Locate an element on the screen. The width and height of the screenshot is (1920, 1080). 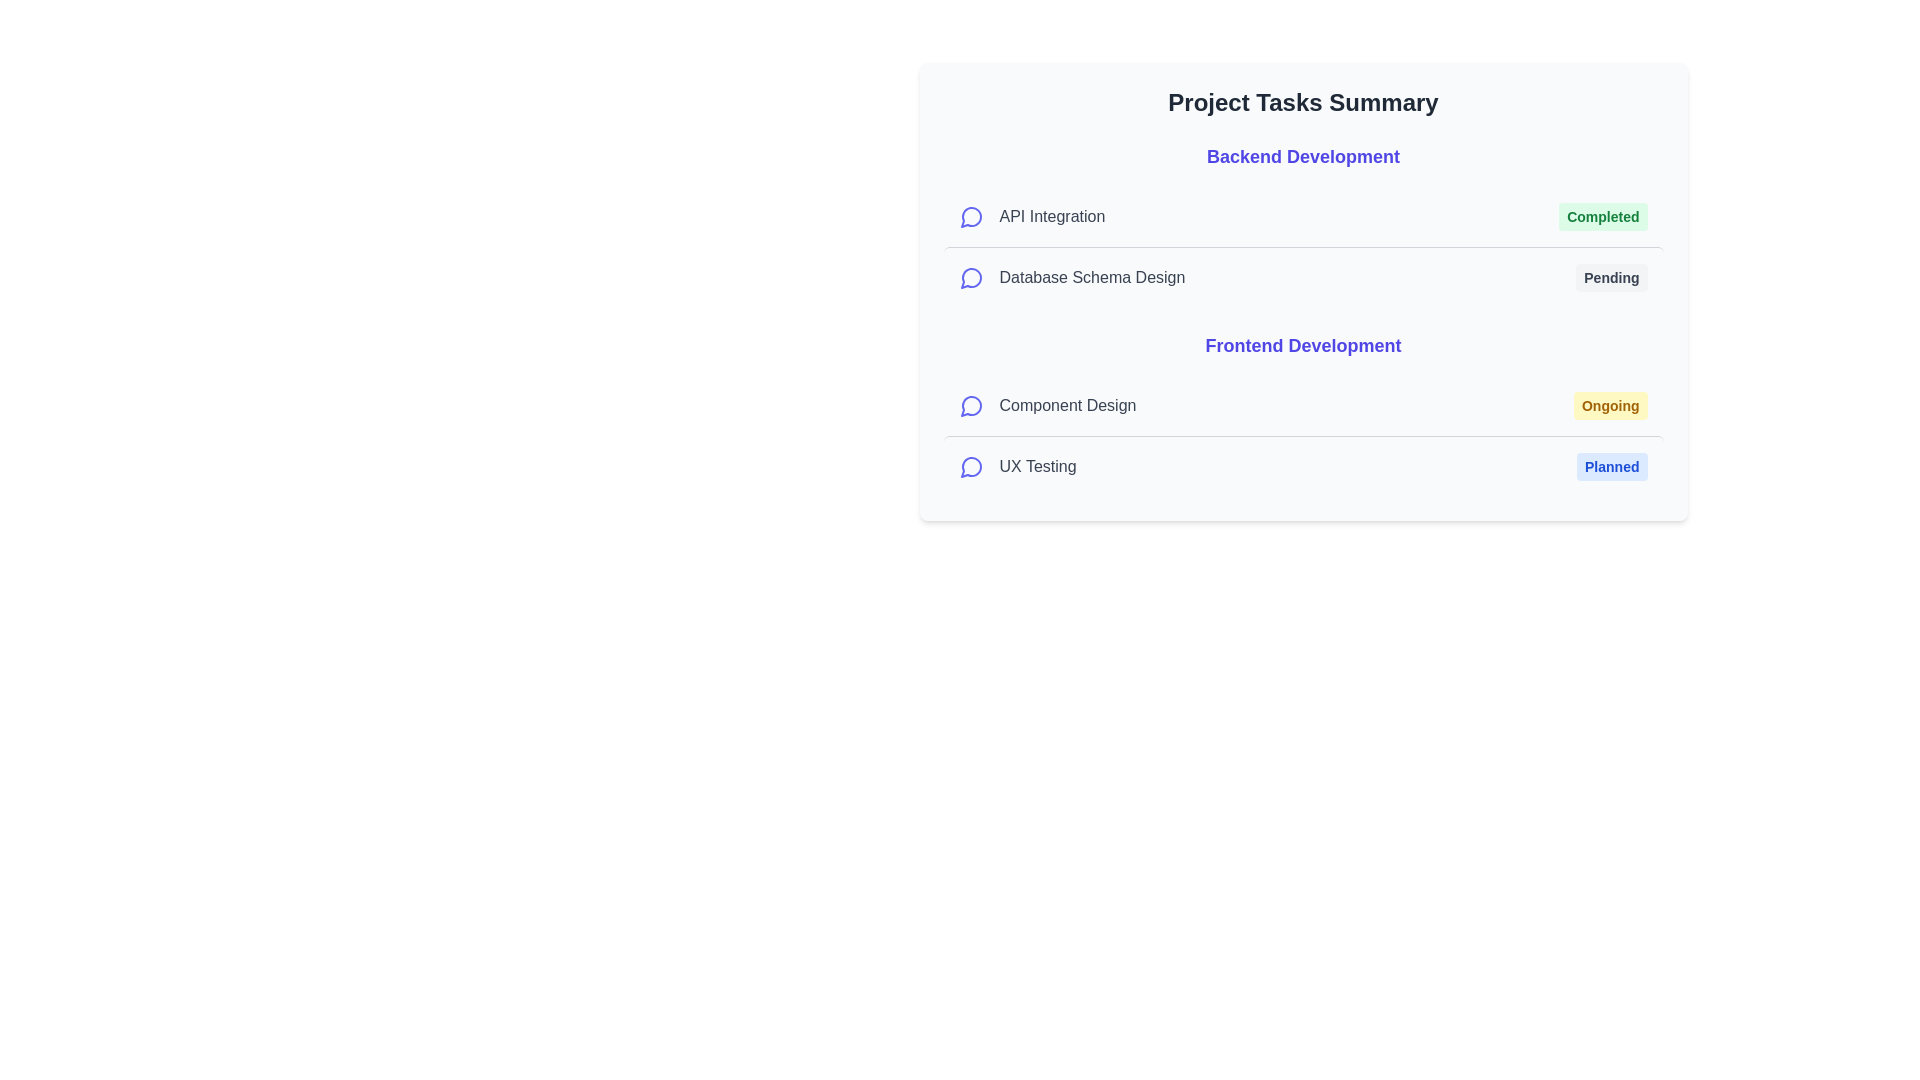
the text label reading 'API Integration' which is styled with a gray font color and located to the right of a speech bubble icon in a list layout is located at coordinates (1051, 216).